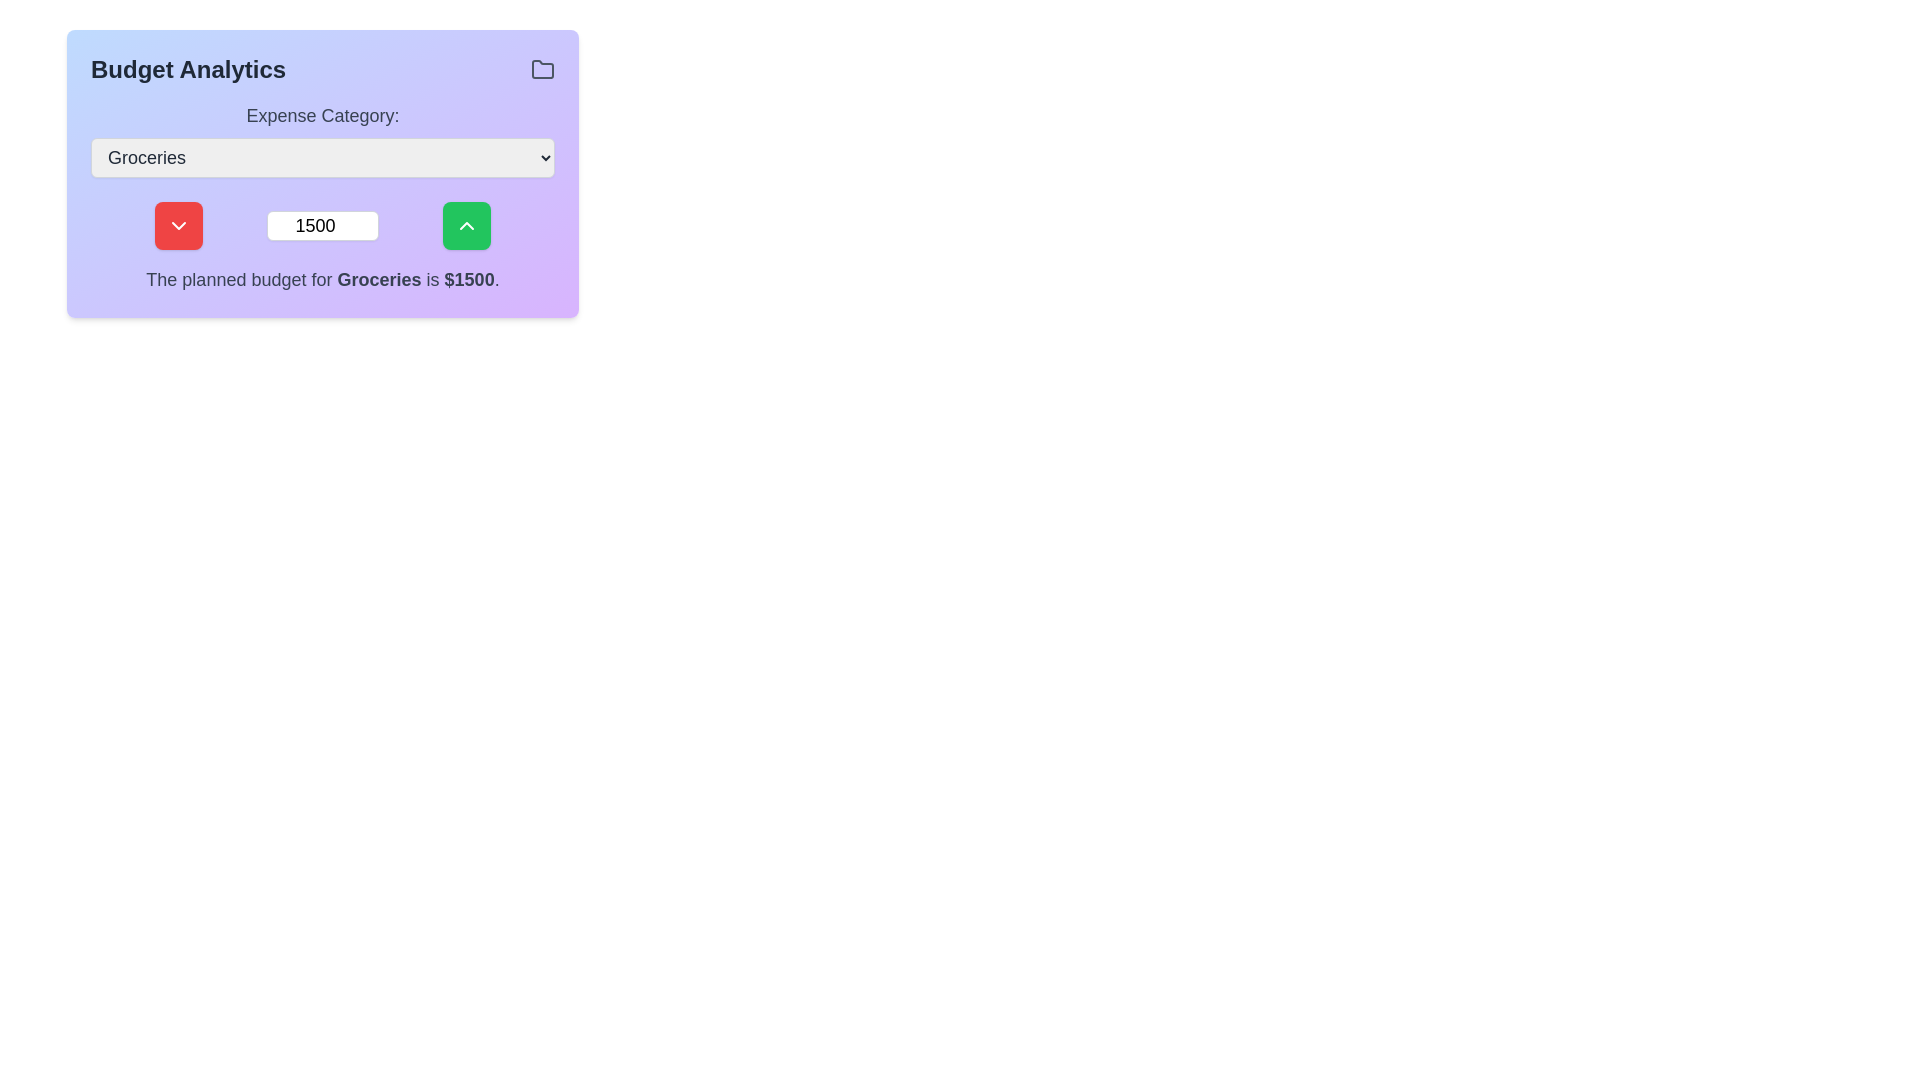 Image resolution: width=1920 pixels, height=1080 pixels. What do you see at coordinates (322, 280) in the screenshot?
I see `the text label that displays 'The planned budget for Groceries is $1500.' which is styled with a medium-large font and gray color, located in the bottom part of the 'Budget Analytics' card section` at bounding box center [322, 280].